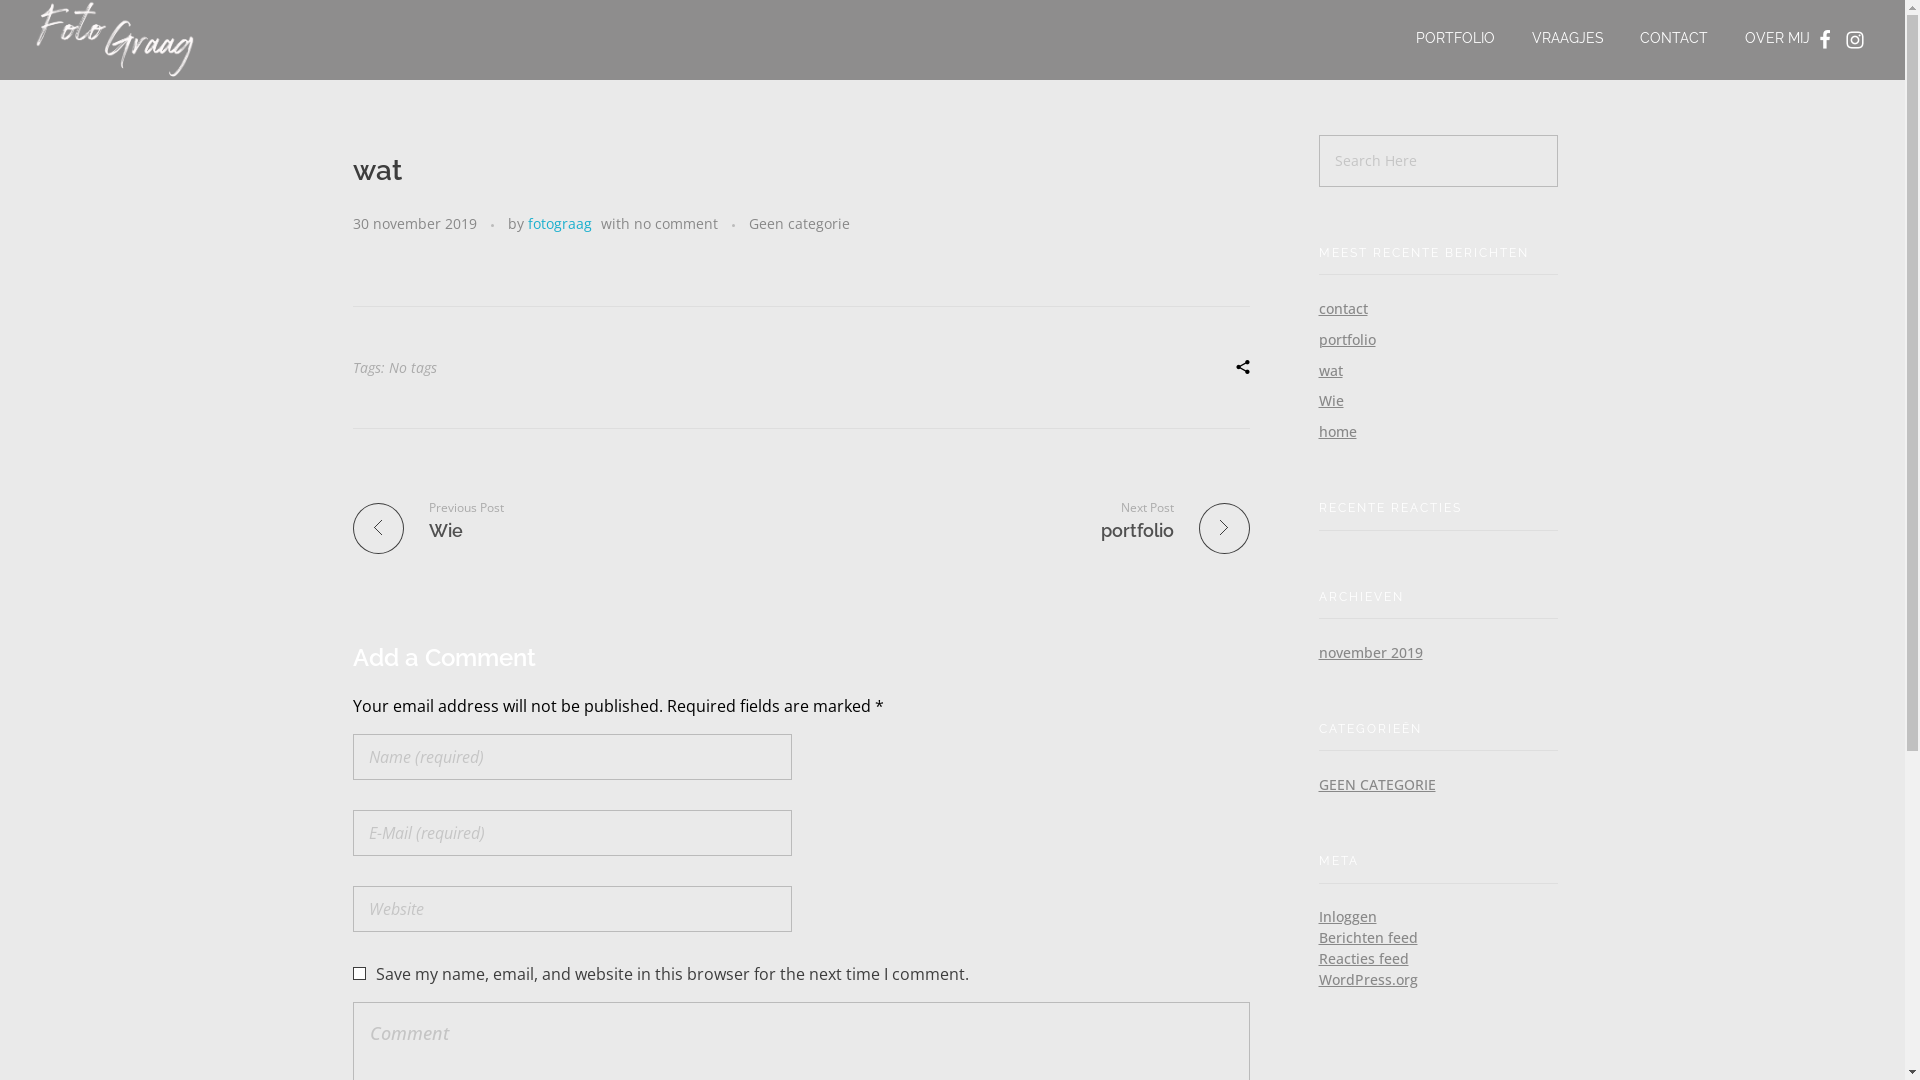 This screenshot has height=1080, width=1920. I want to click on 'Berichten feed', so click(1366, 937).